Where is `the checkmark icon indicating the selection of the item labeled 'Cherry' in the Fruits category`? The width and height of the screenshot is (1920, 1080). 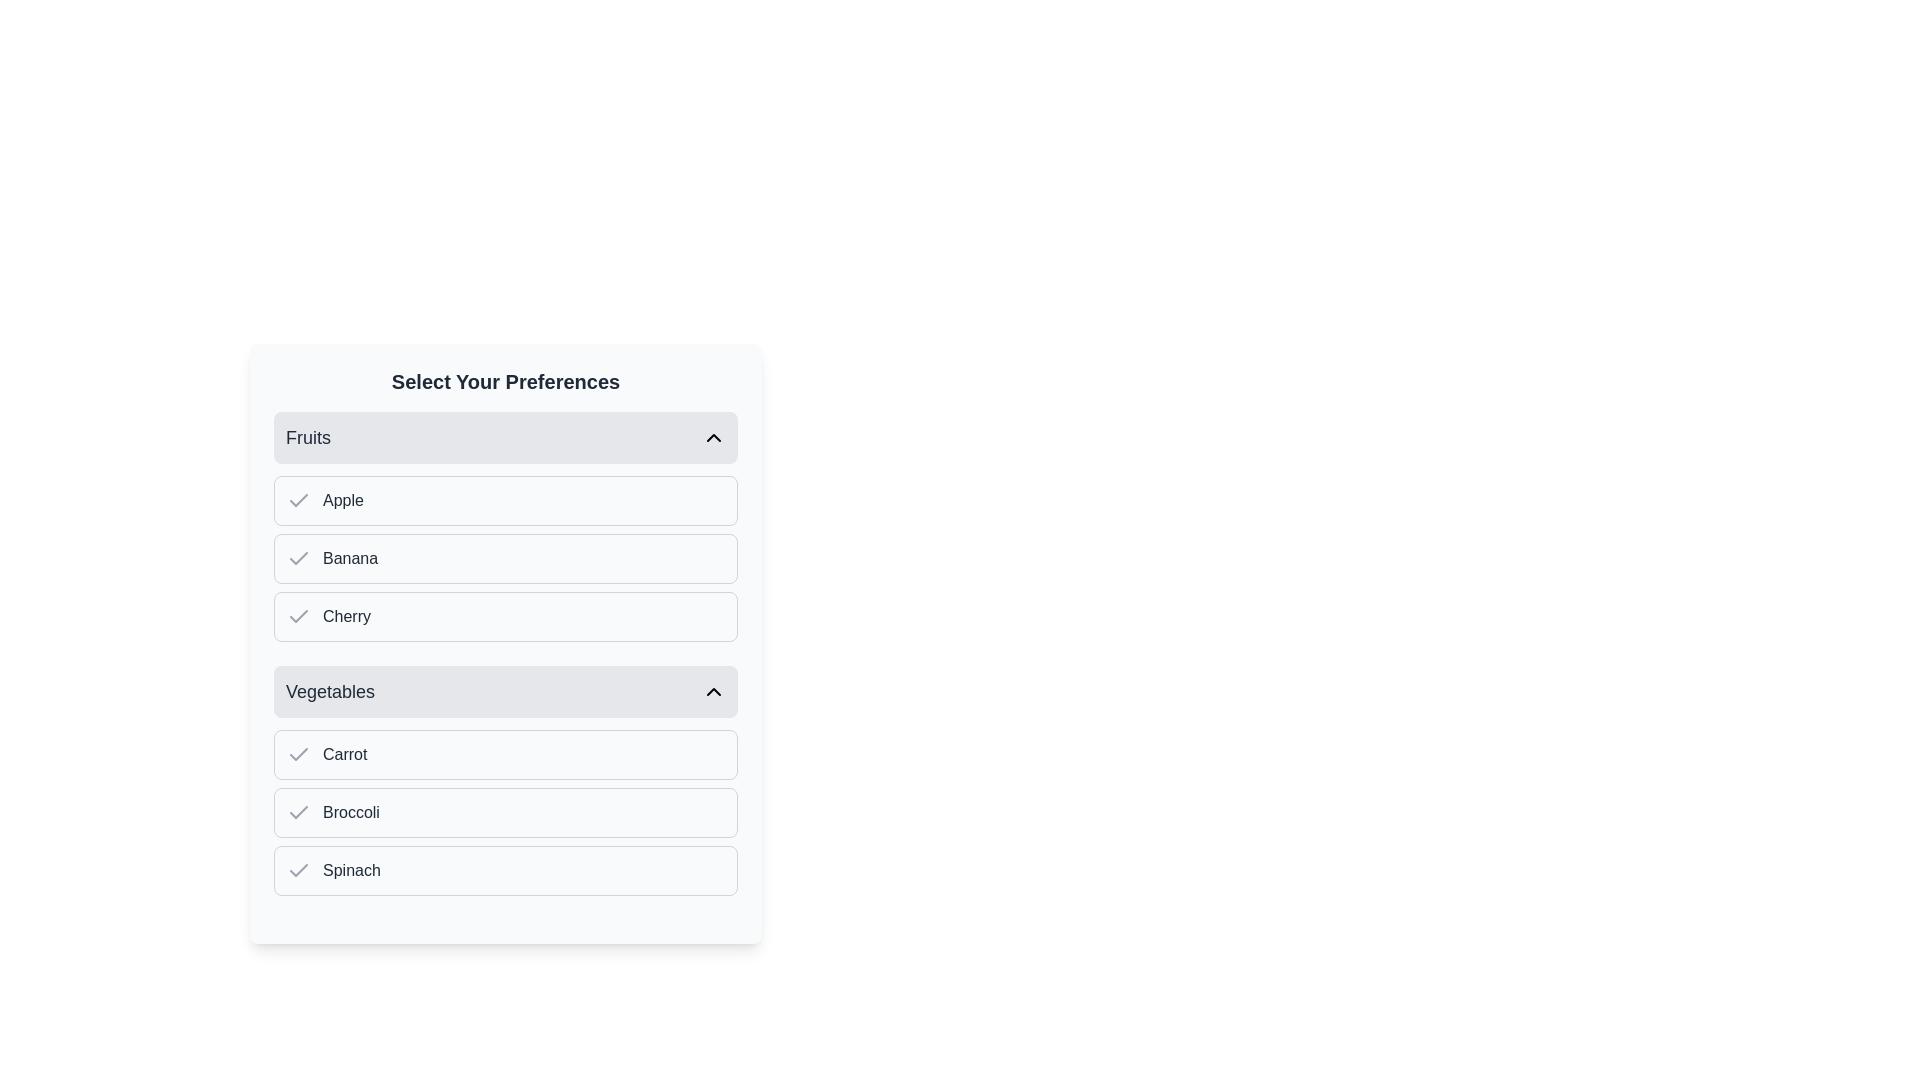 the checkmark icon indicating the selection of the item labeled 'Cherry' in the Fruits category is located at coordinates (297, 616).